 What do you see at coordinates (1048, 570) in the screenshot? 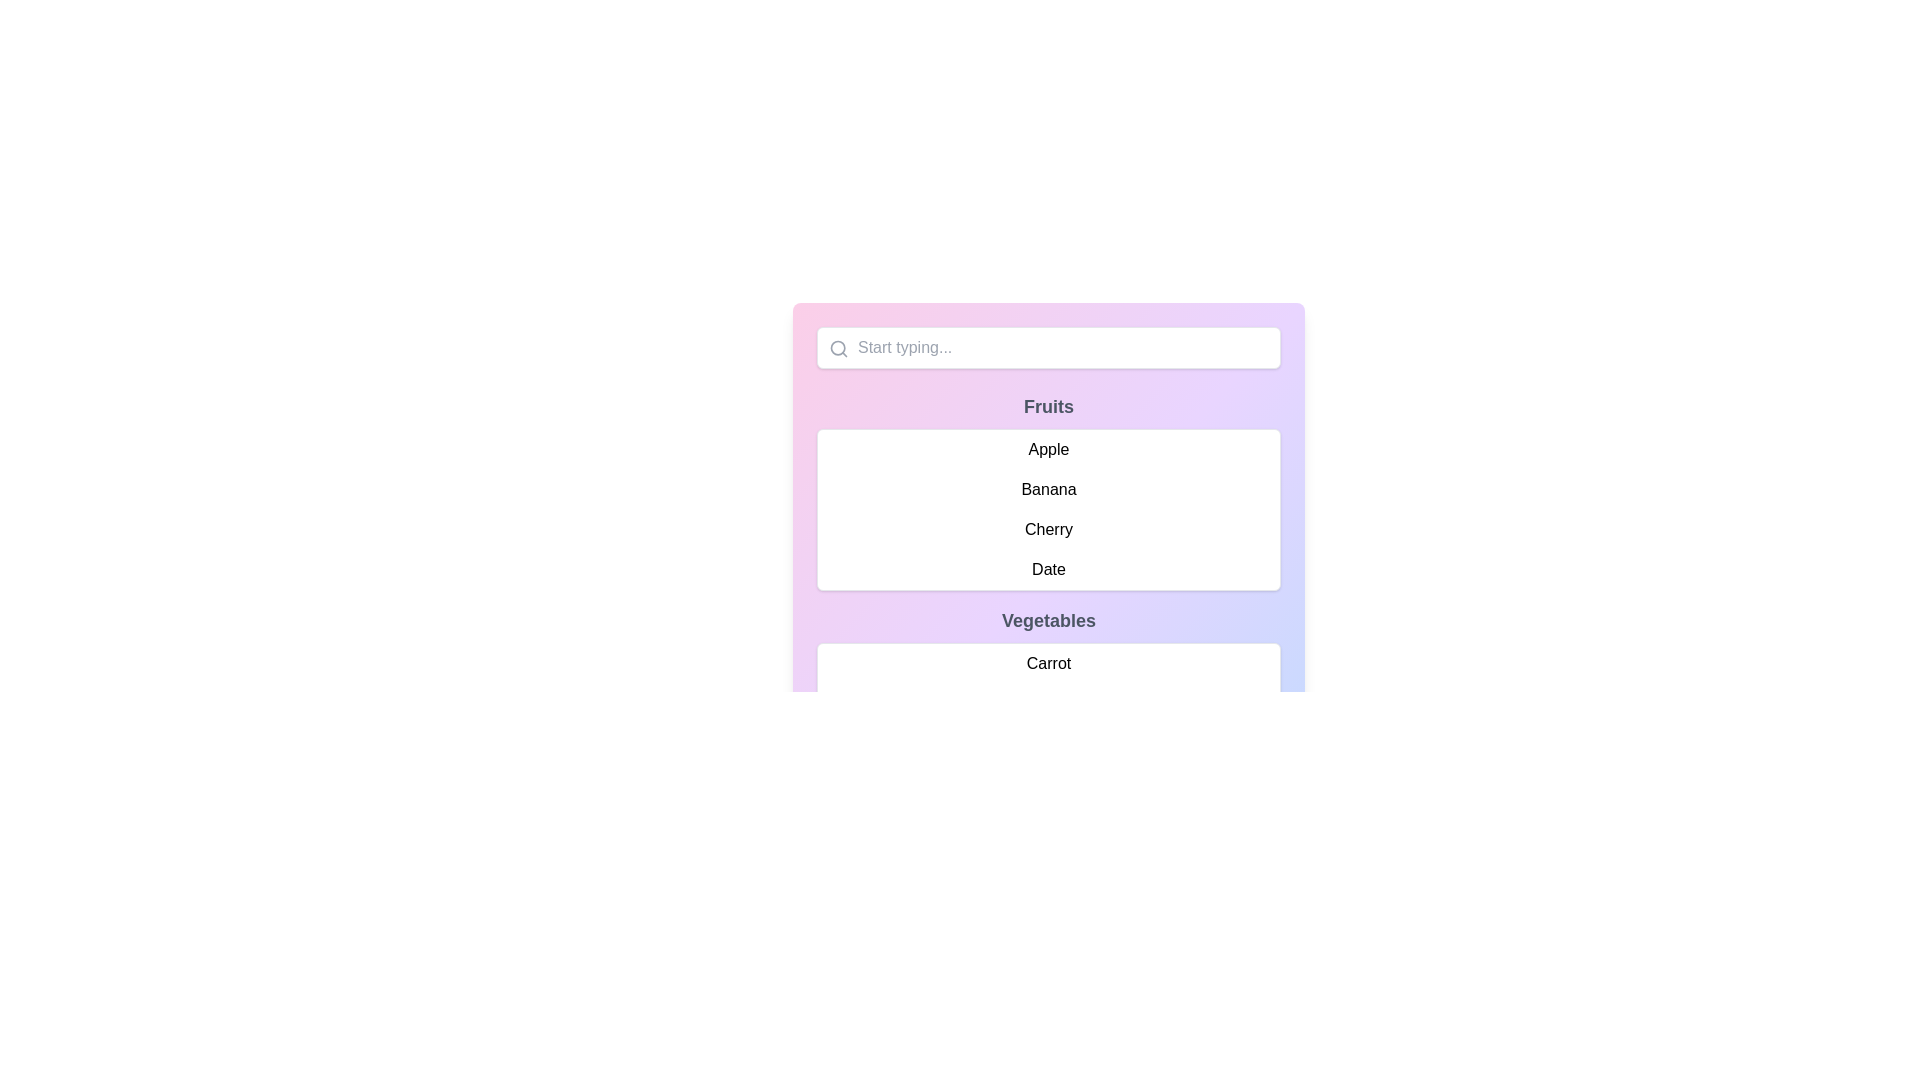
I see `on the list item labeled 'Date' within the 'Fruits' list` at bounding box center [1048, 570].